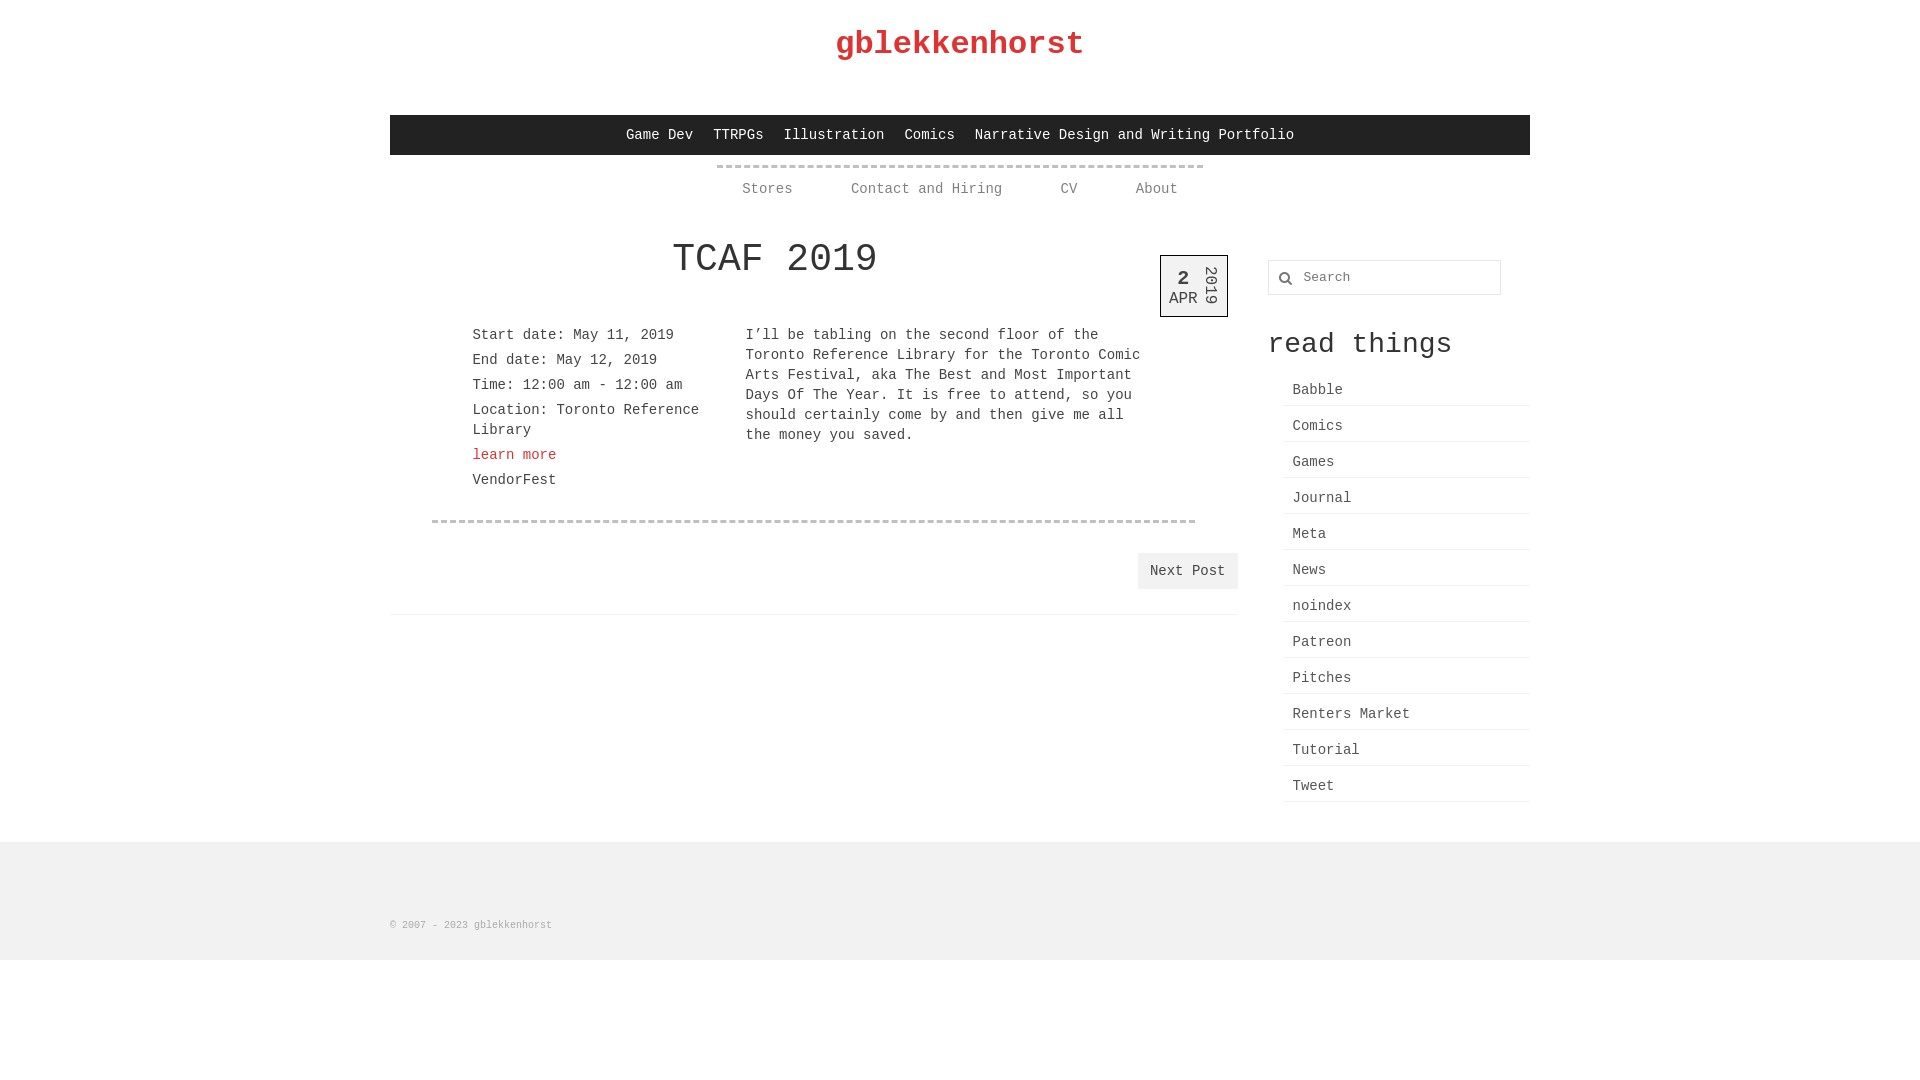  I want to click on 'Contact and Hiring', so click(925, 189).